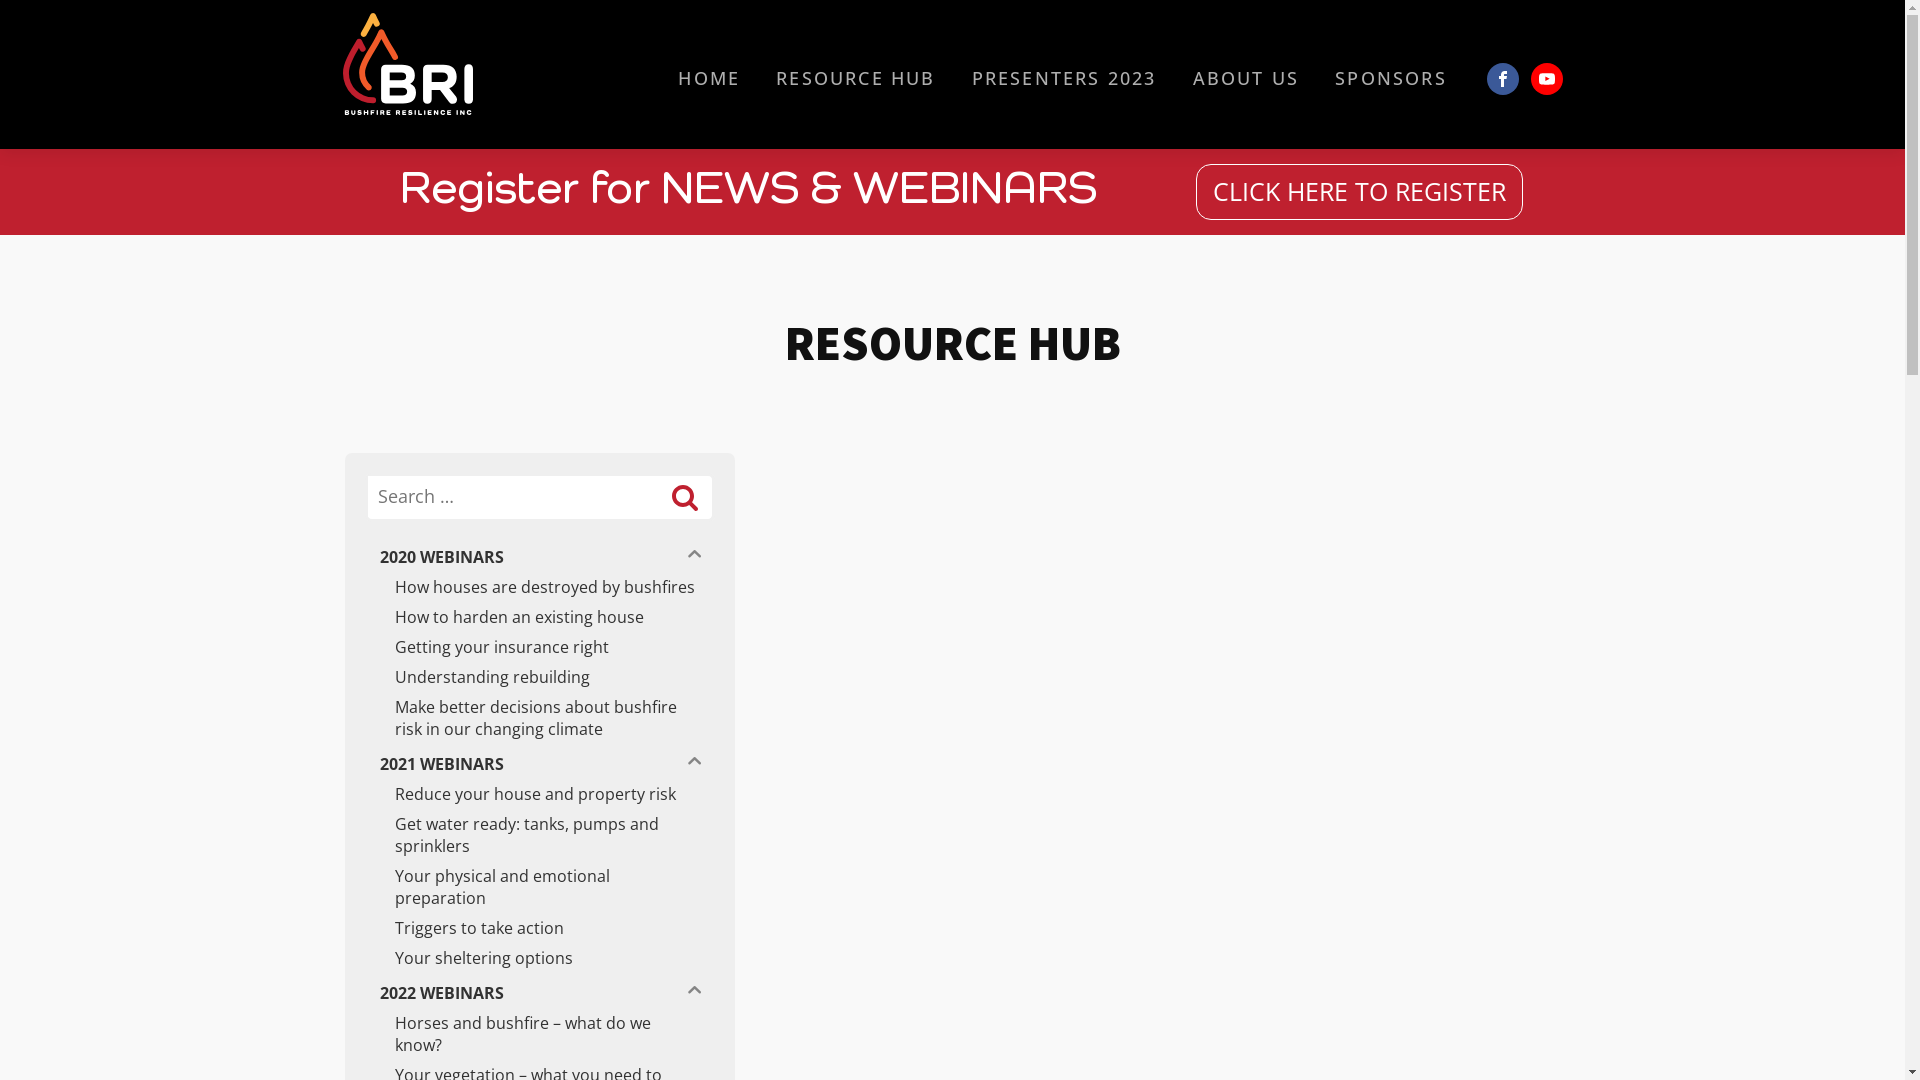  I want to click on 'ABOUT US', so click(1245, 77).